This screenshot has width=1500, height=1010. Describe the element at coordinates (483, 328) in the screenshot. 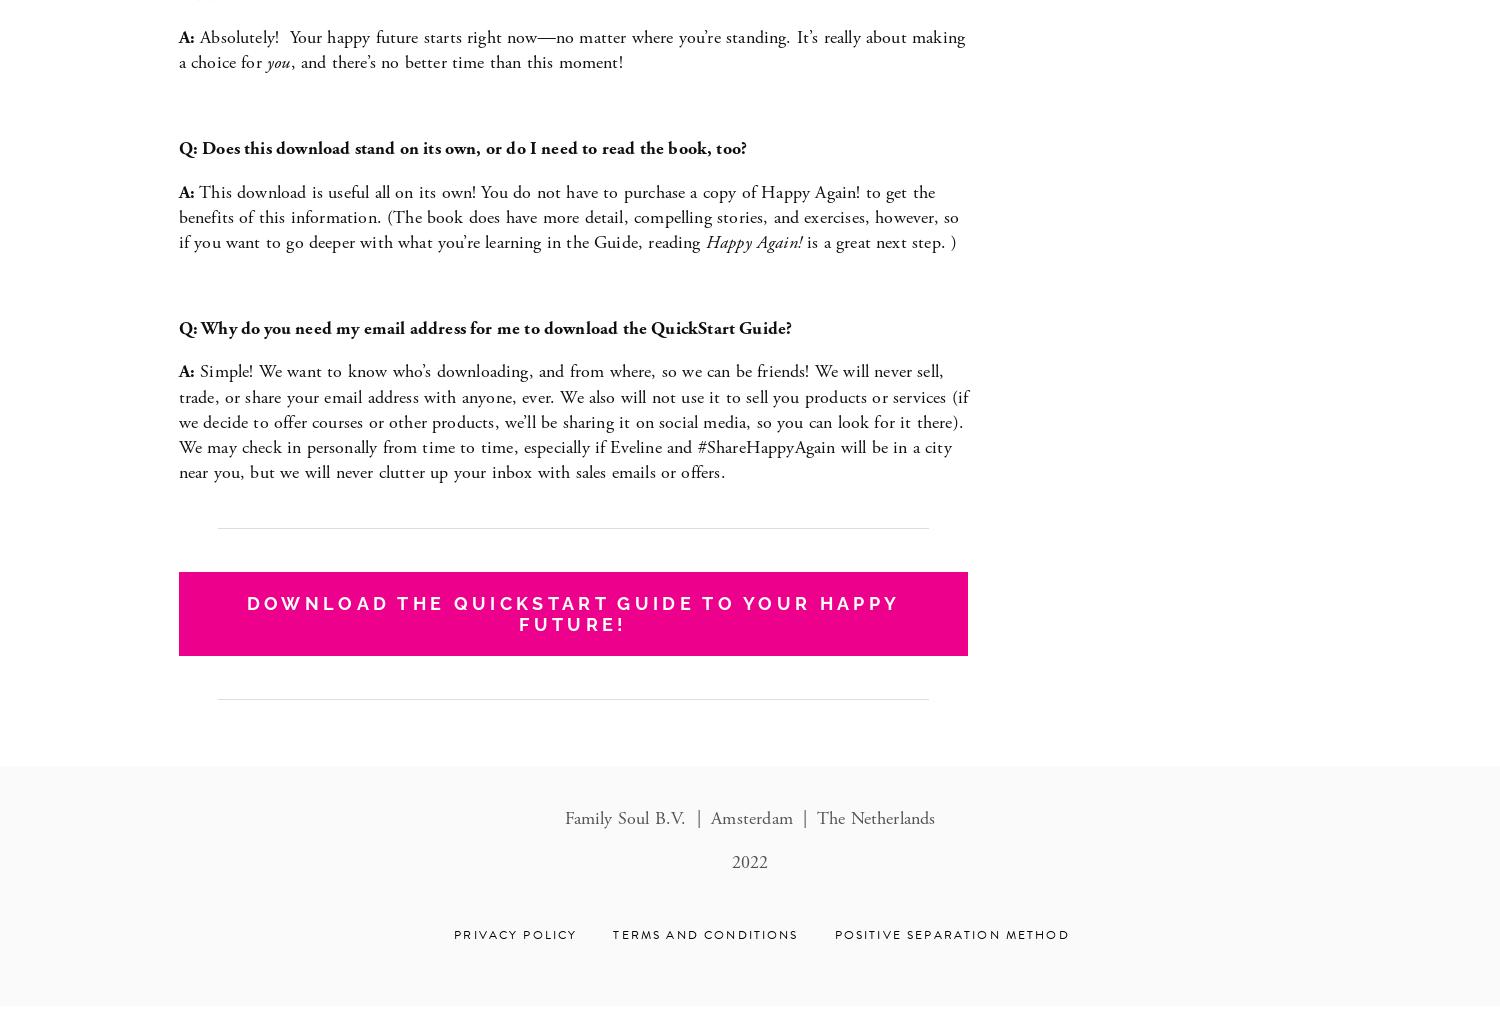

I see `'Q: Why do you need my email address for me to download the QuickStart Guide?'` at that location.